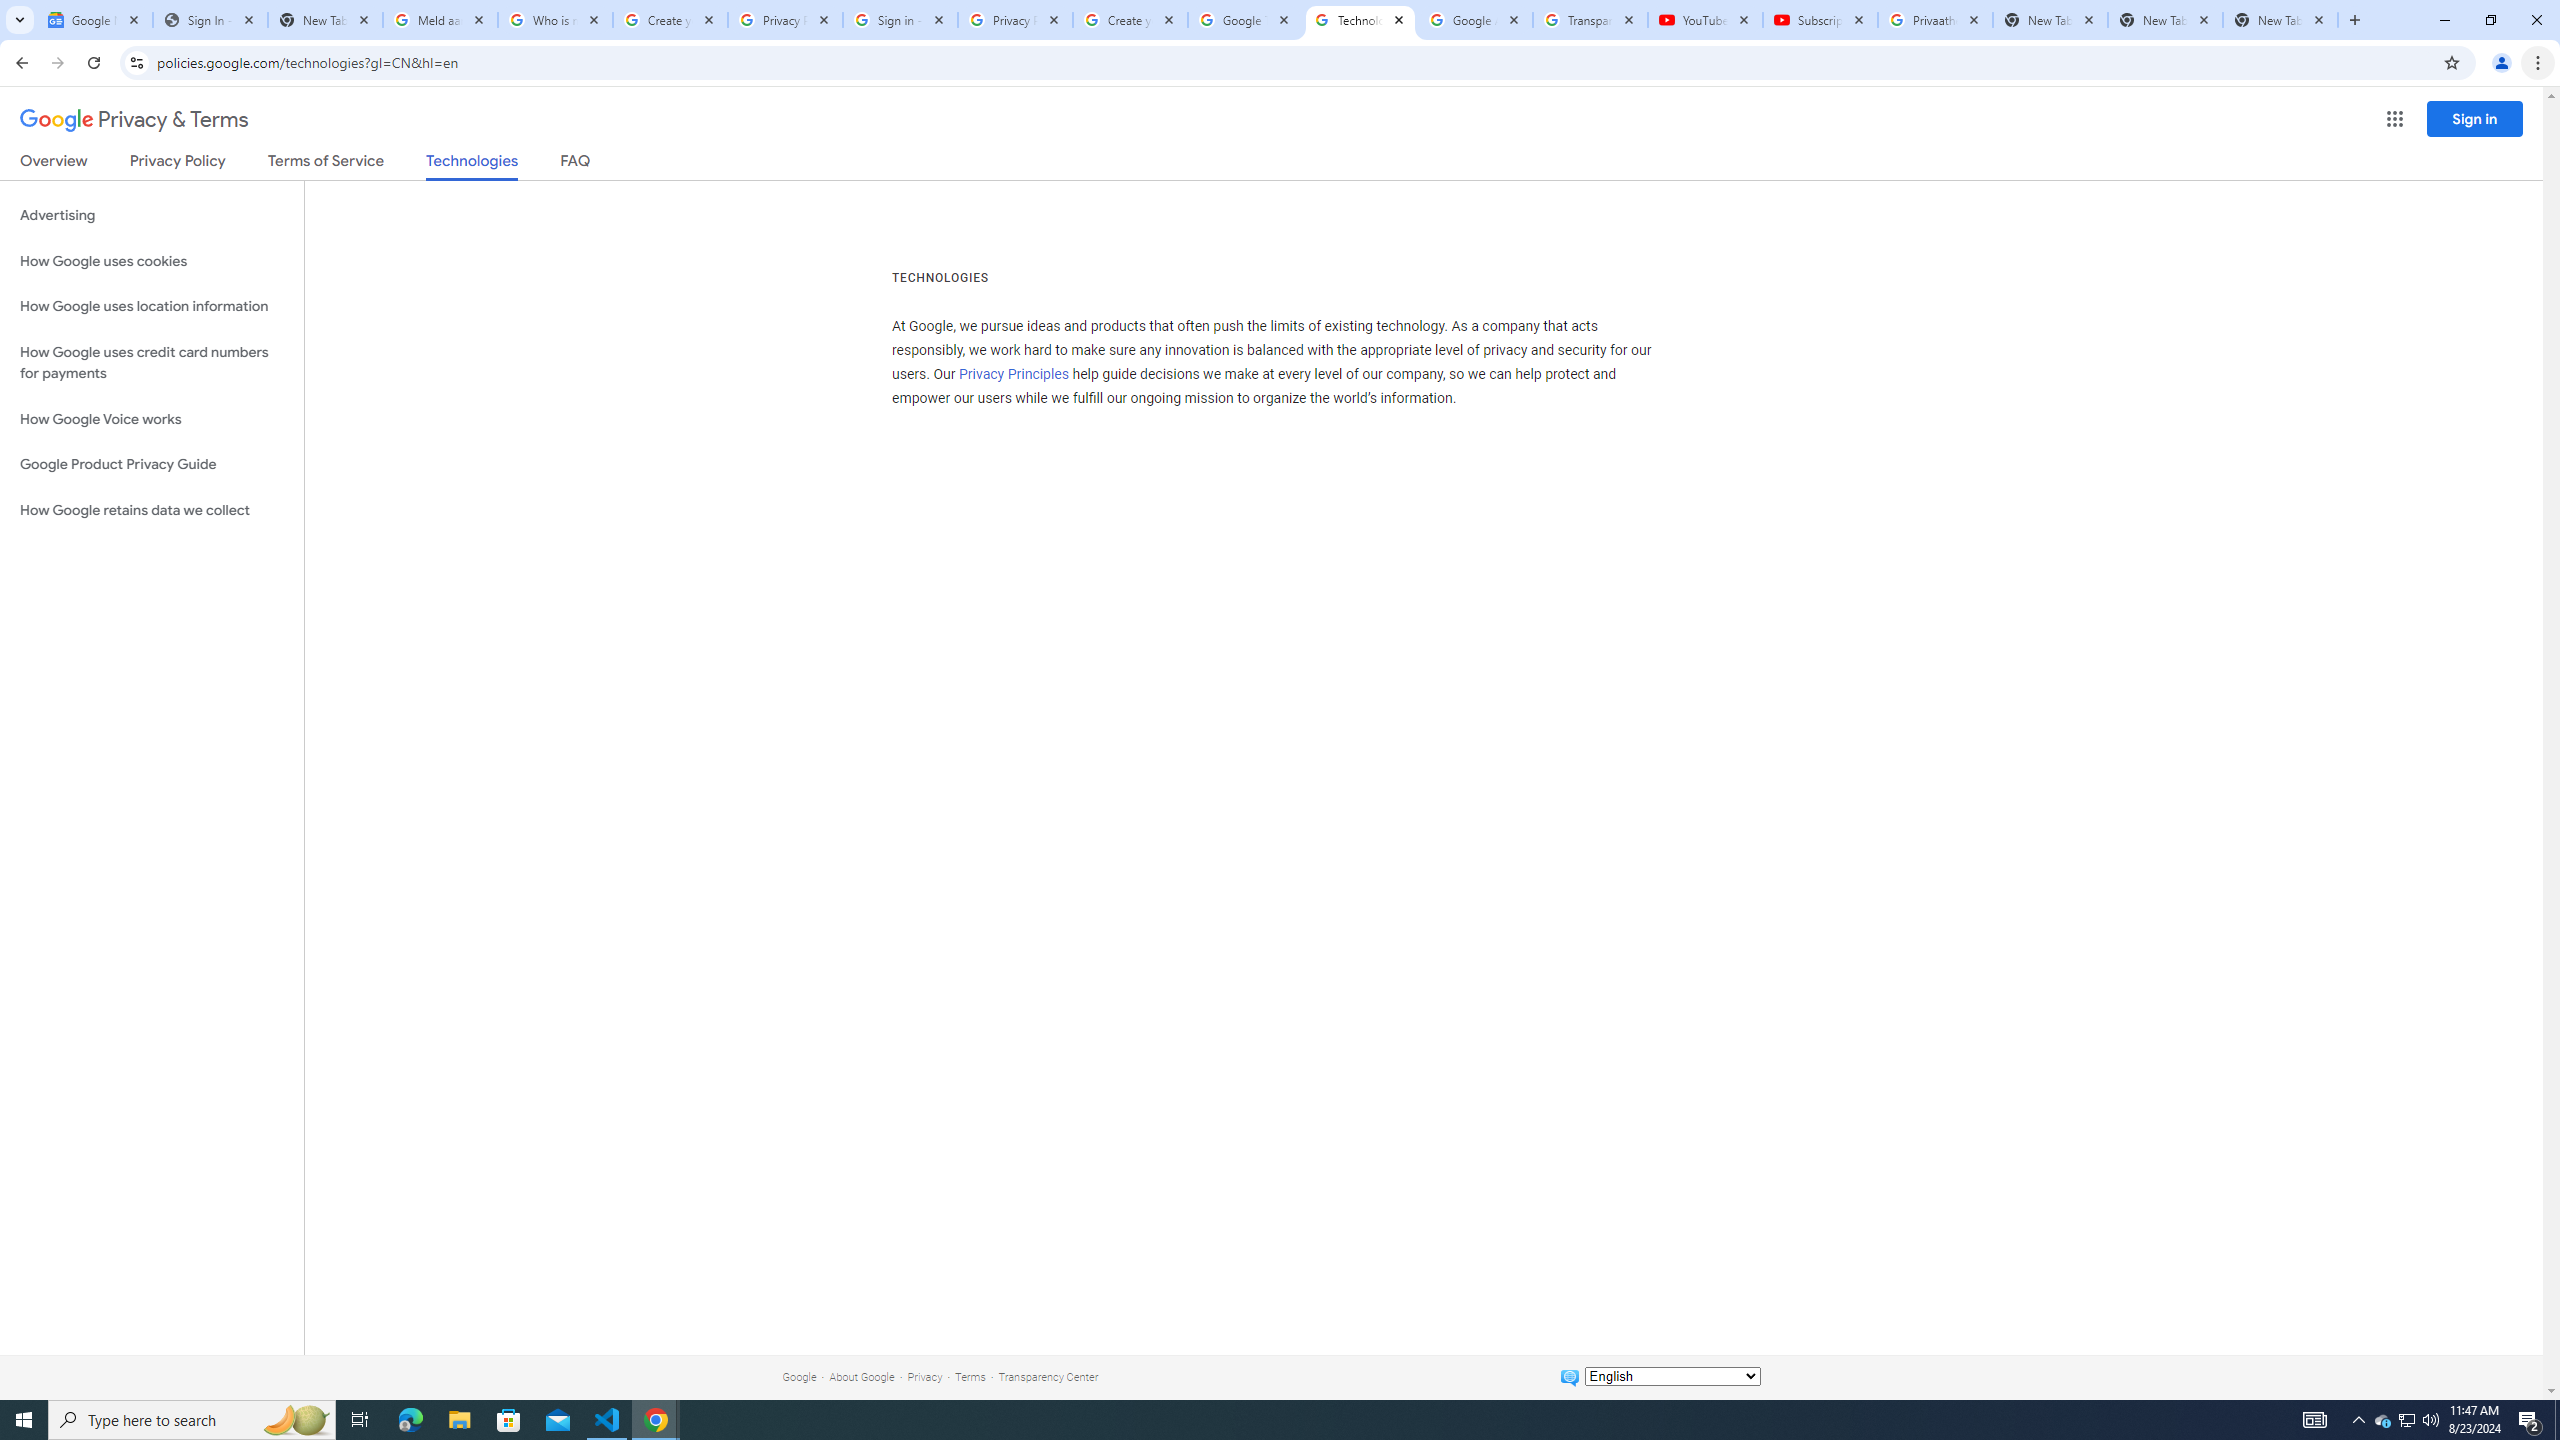 The height and width of the screenshot is (1440, 2560). Describe the element at coordinates (1047, 1376) in the screenshot. I see `'Transparency Center'` at that location.